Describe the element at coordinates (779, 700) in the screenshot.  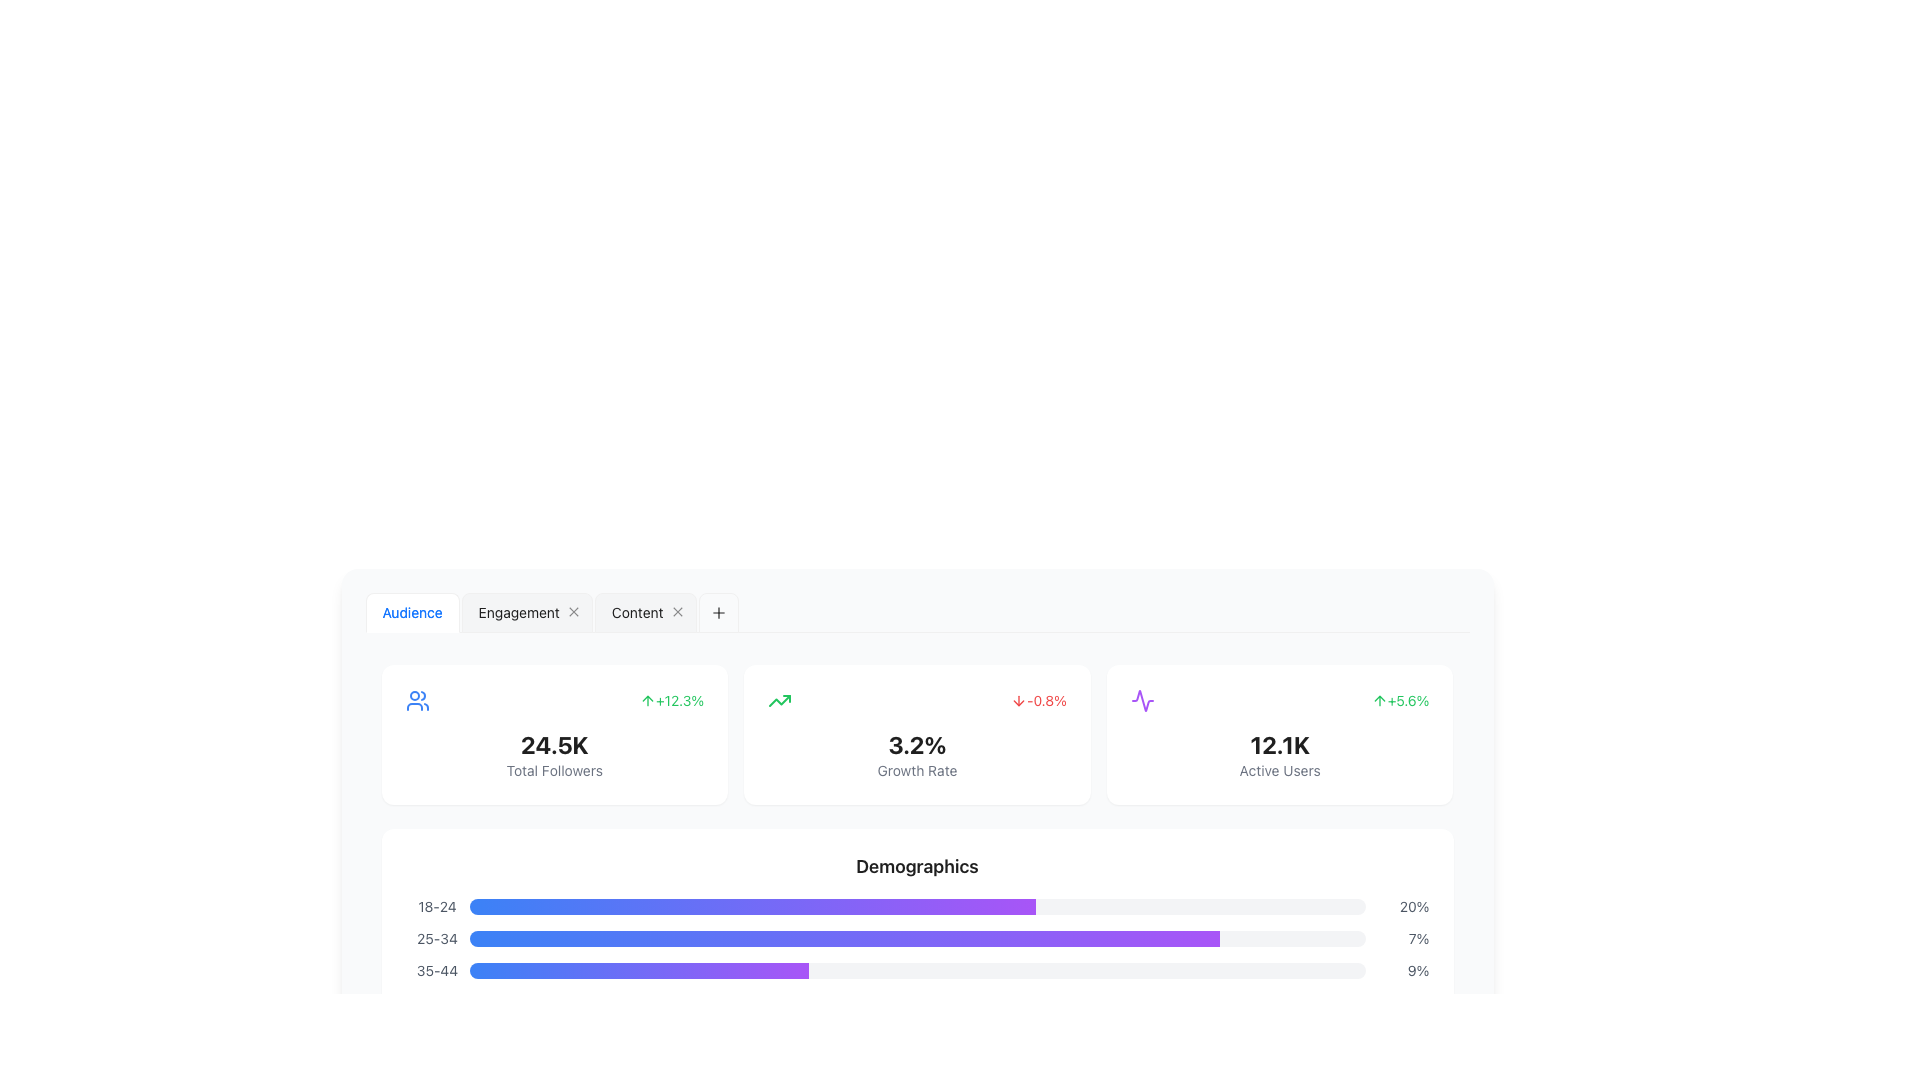
I see `the small green arrow-shaped icon located at the top-right corner of the first card in the second row of cards on the dashboard` at that location.